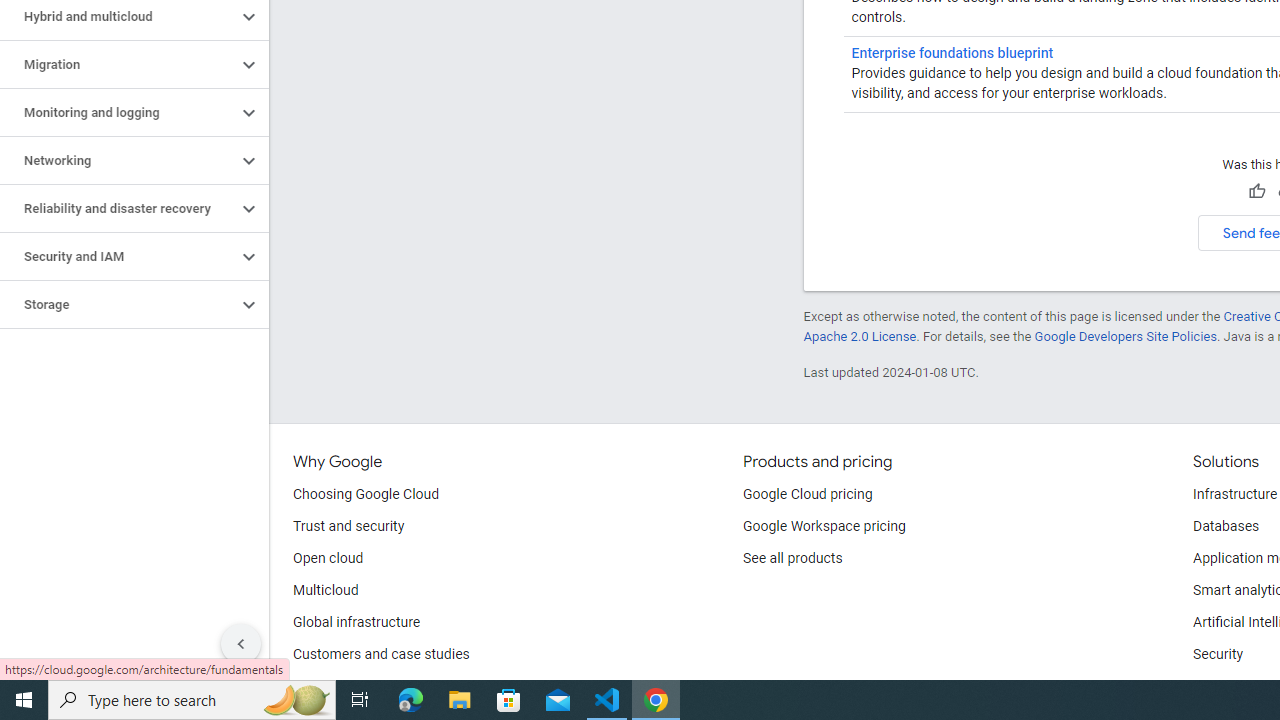 The width and height of the screenshot is (1280, 720). Describe the element at coordinates (117, 304) in the screenshot. I see `'Storage'` at that location.